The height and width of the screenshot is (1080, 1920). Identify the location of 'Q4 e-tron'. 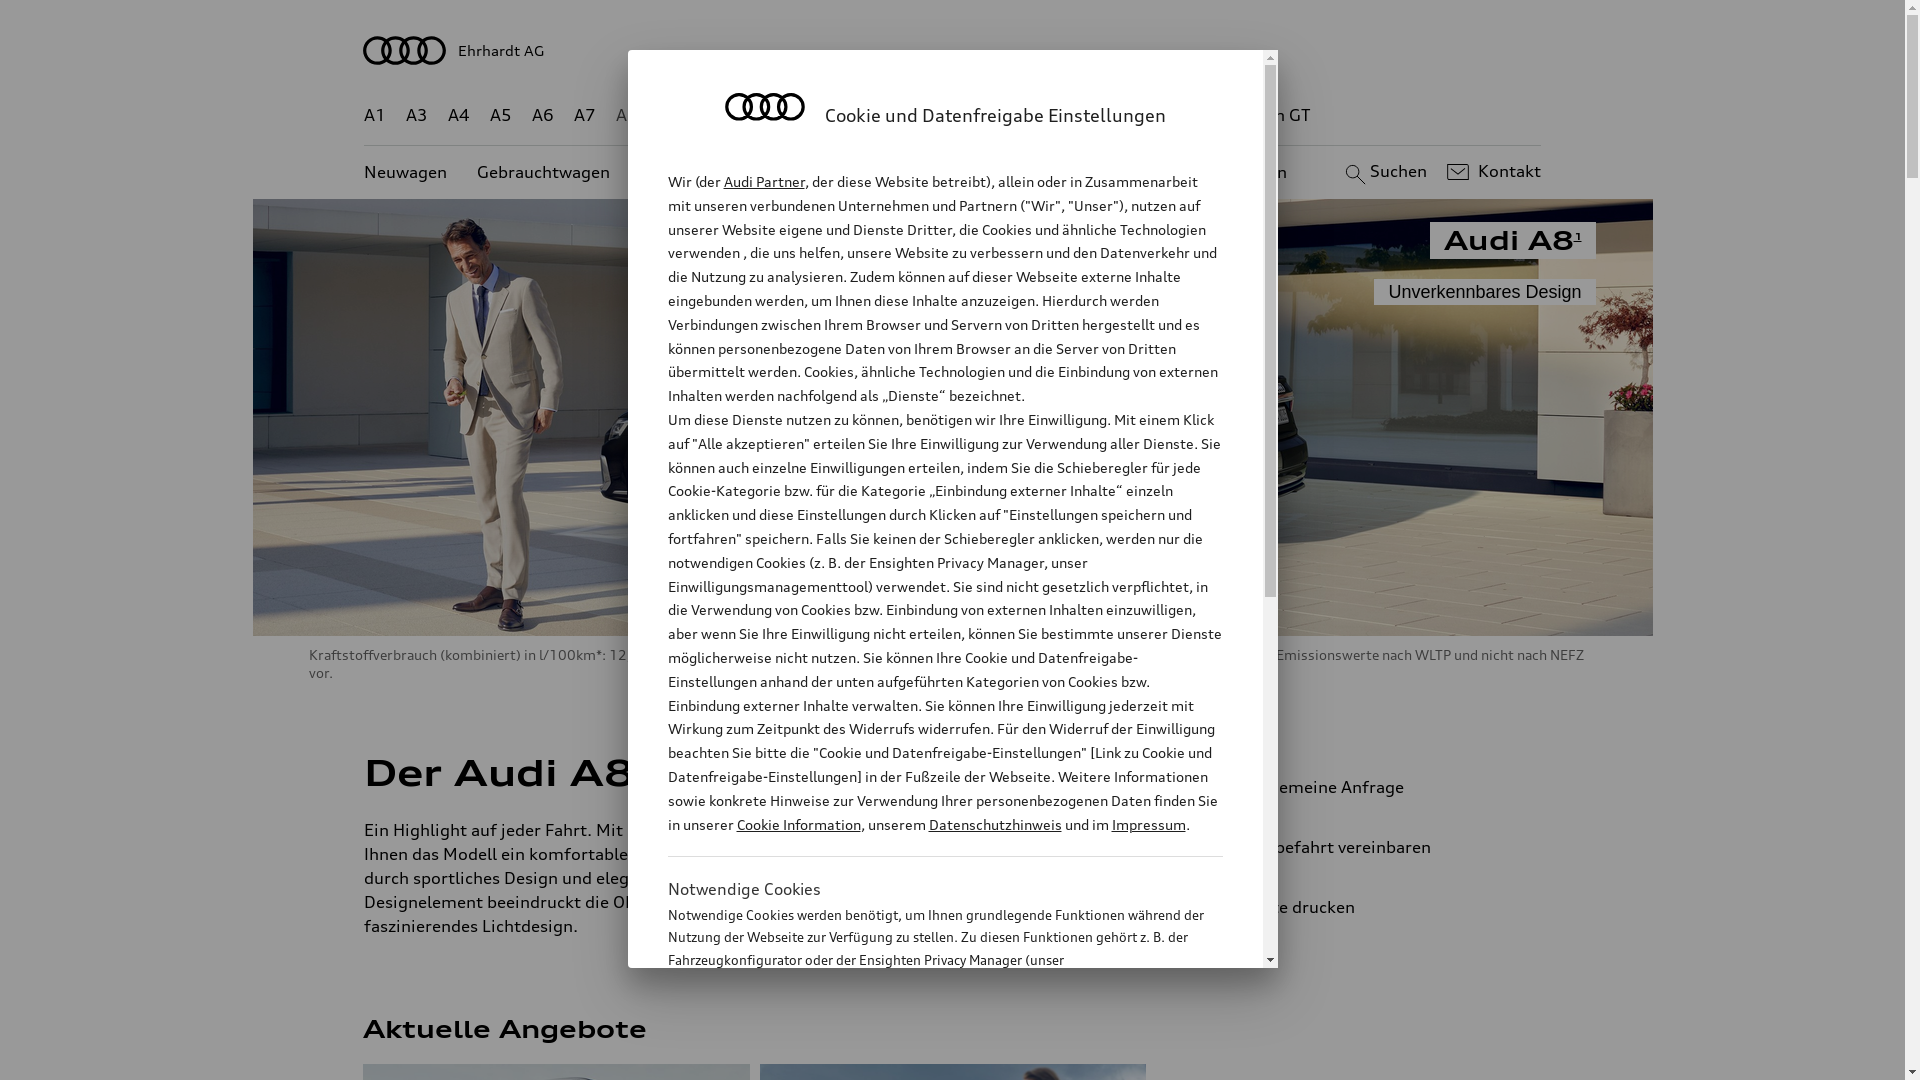
(781, 115).